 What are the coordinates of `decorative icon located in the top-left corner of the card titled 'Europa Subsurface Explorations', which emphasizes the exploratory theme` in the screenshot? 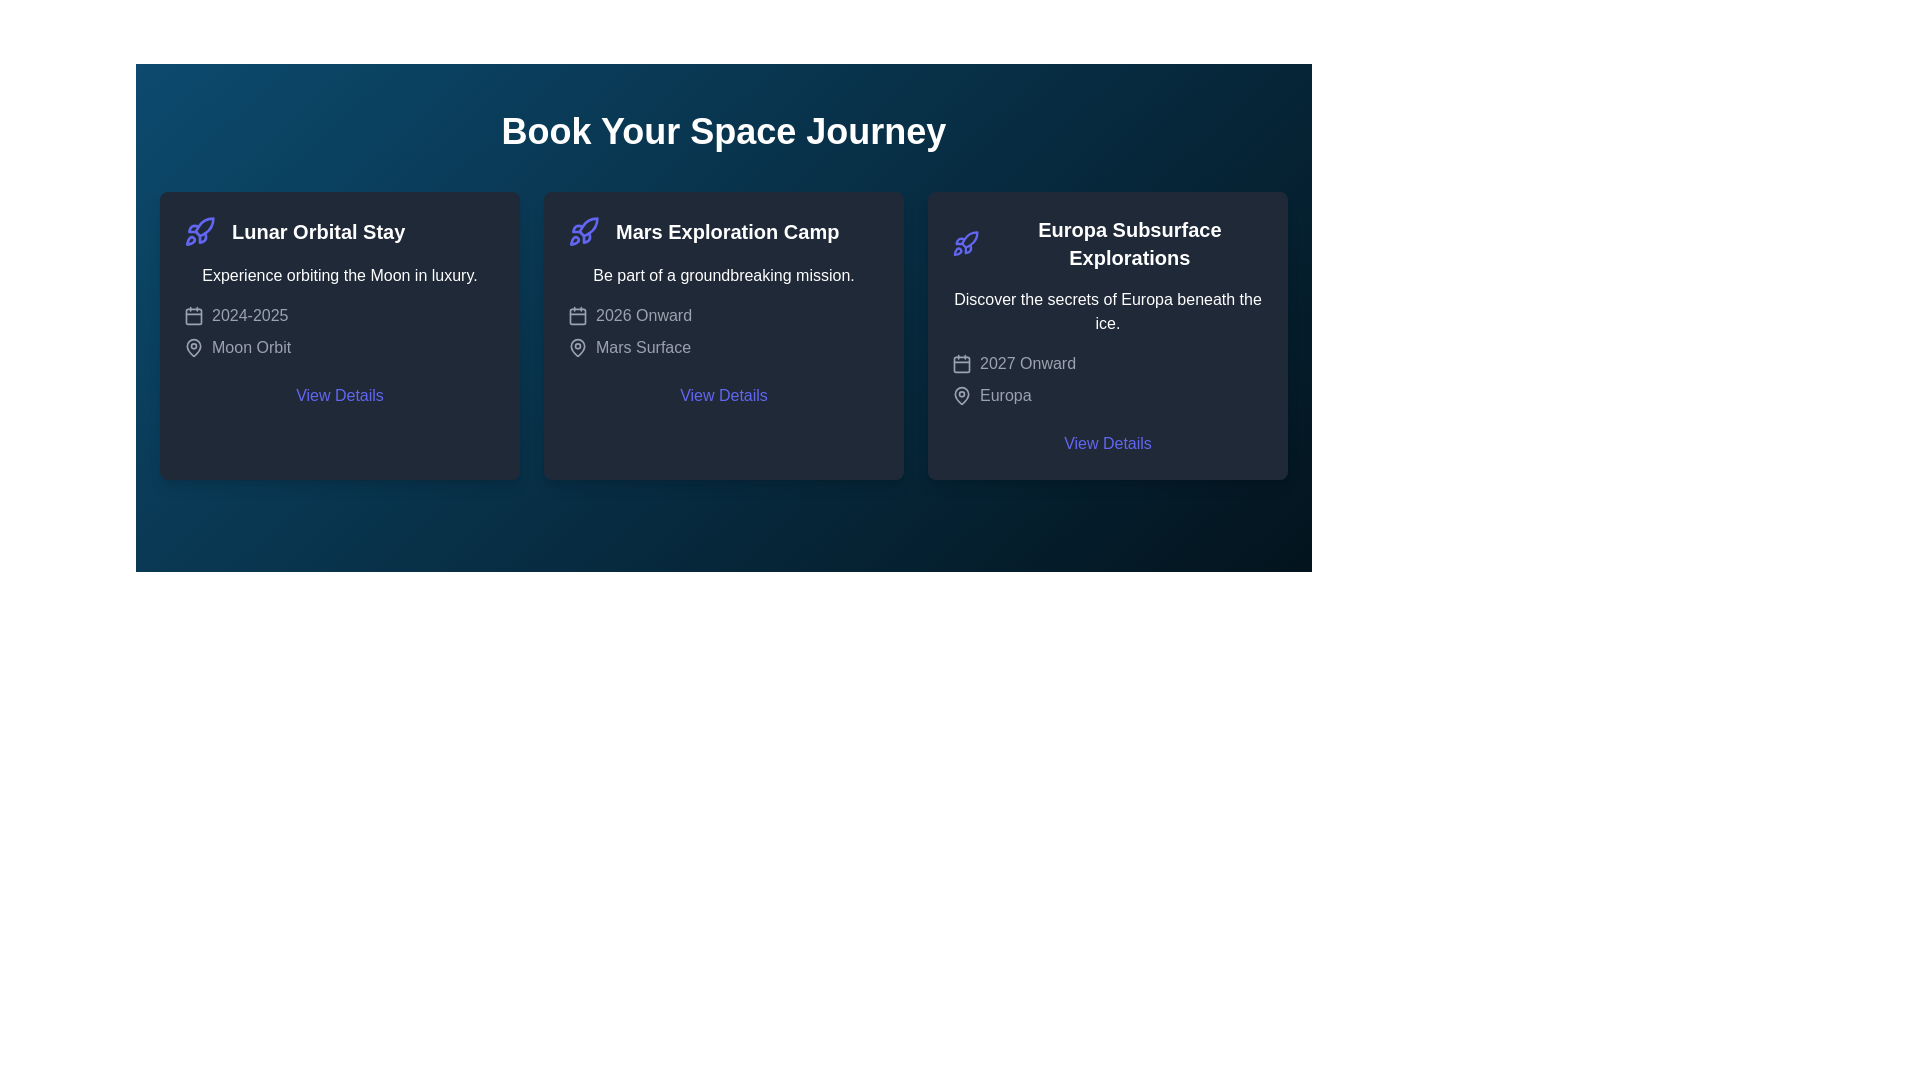 It's located at (965, 242).